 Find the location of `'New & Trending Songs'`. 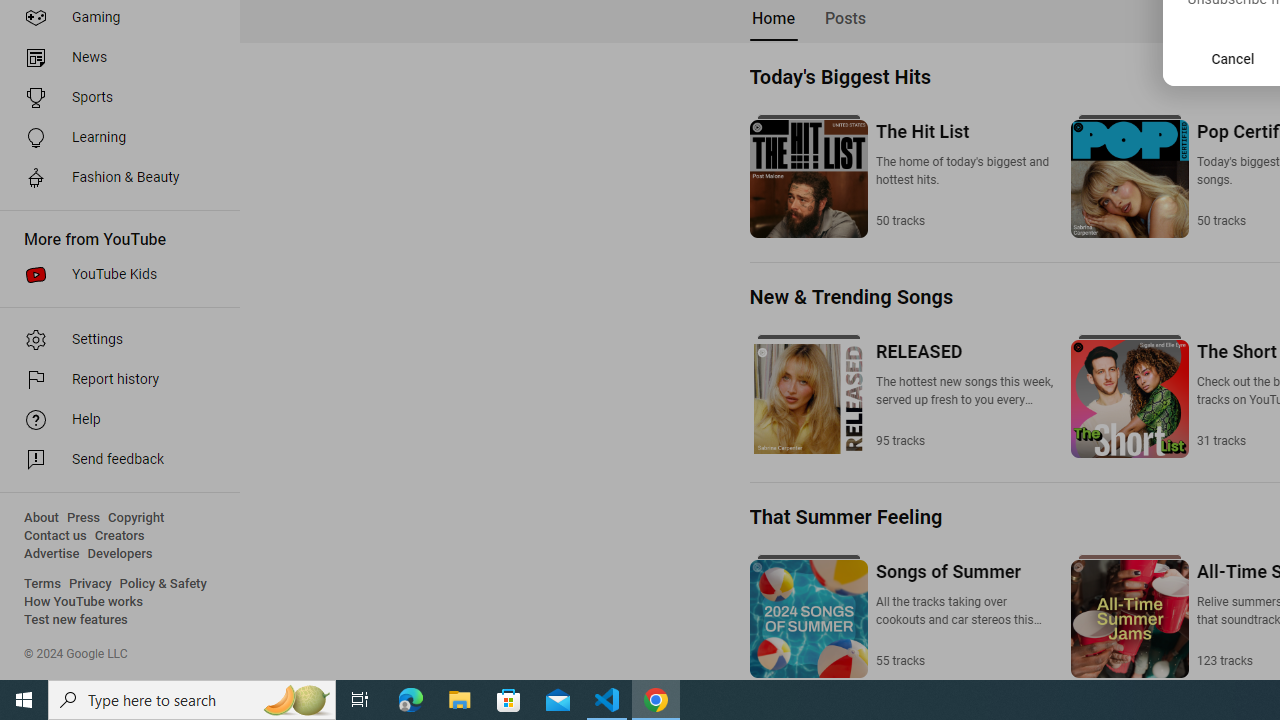

'New & Trending Songs' is located at coordinates (851, 297).